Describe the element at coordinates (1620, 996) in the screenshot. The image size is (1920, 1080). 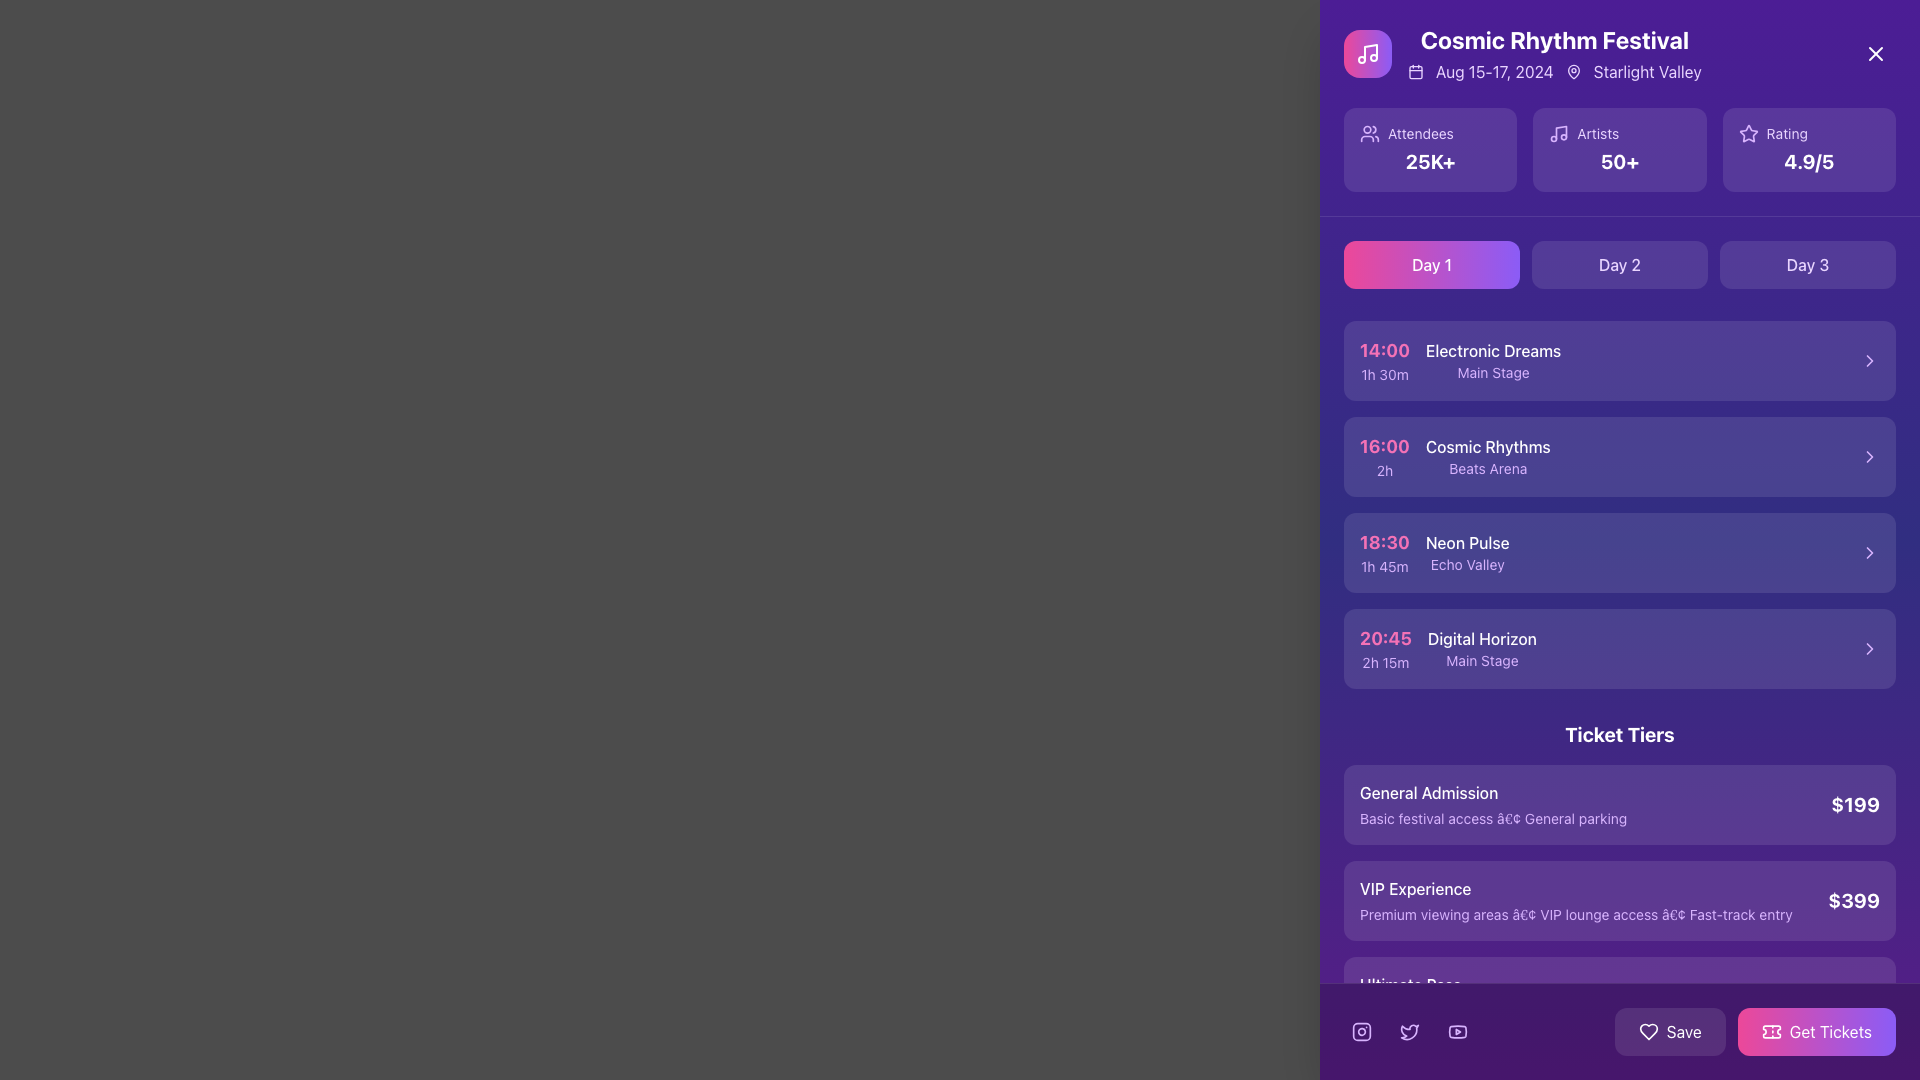
I see `the 'Ultimate Pass' card, the third card in the 'Ticket Tiers' section, for keyboard navigation` at that location.